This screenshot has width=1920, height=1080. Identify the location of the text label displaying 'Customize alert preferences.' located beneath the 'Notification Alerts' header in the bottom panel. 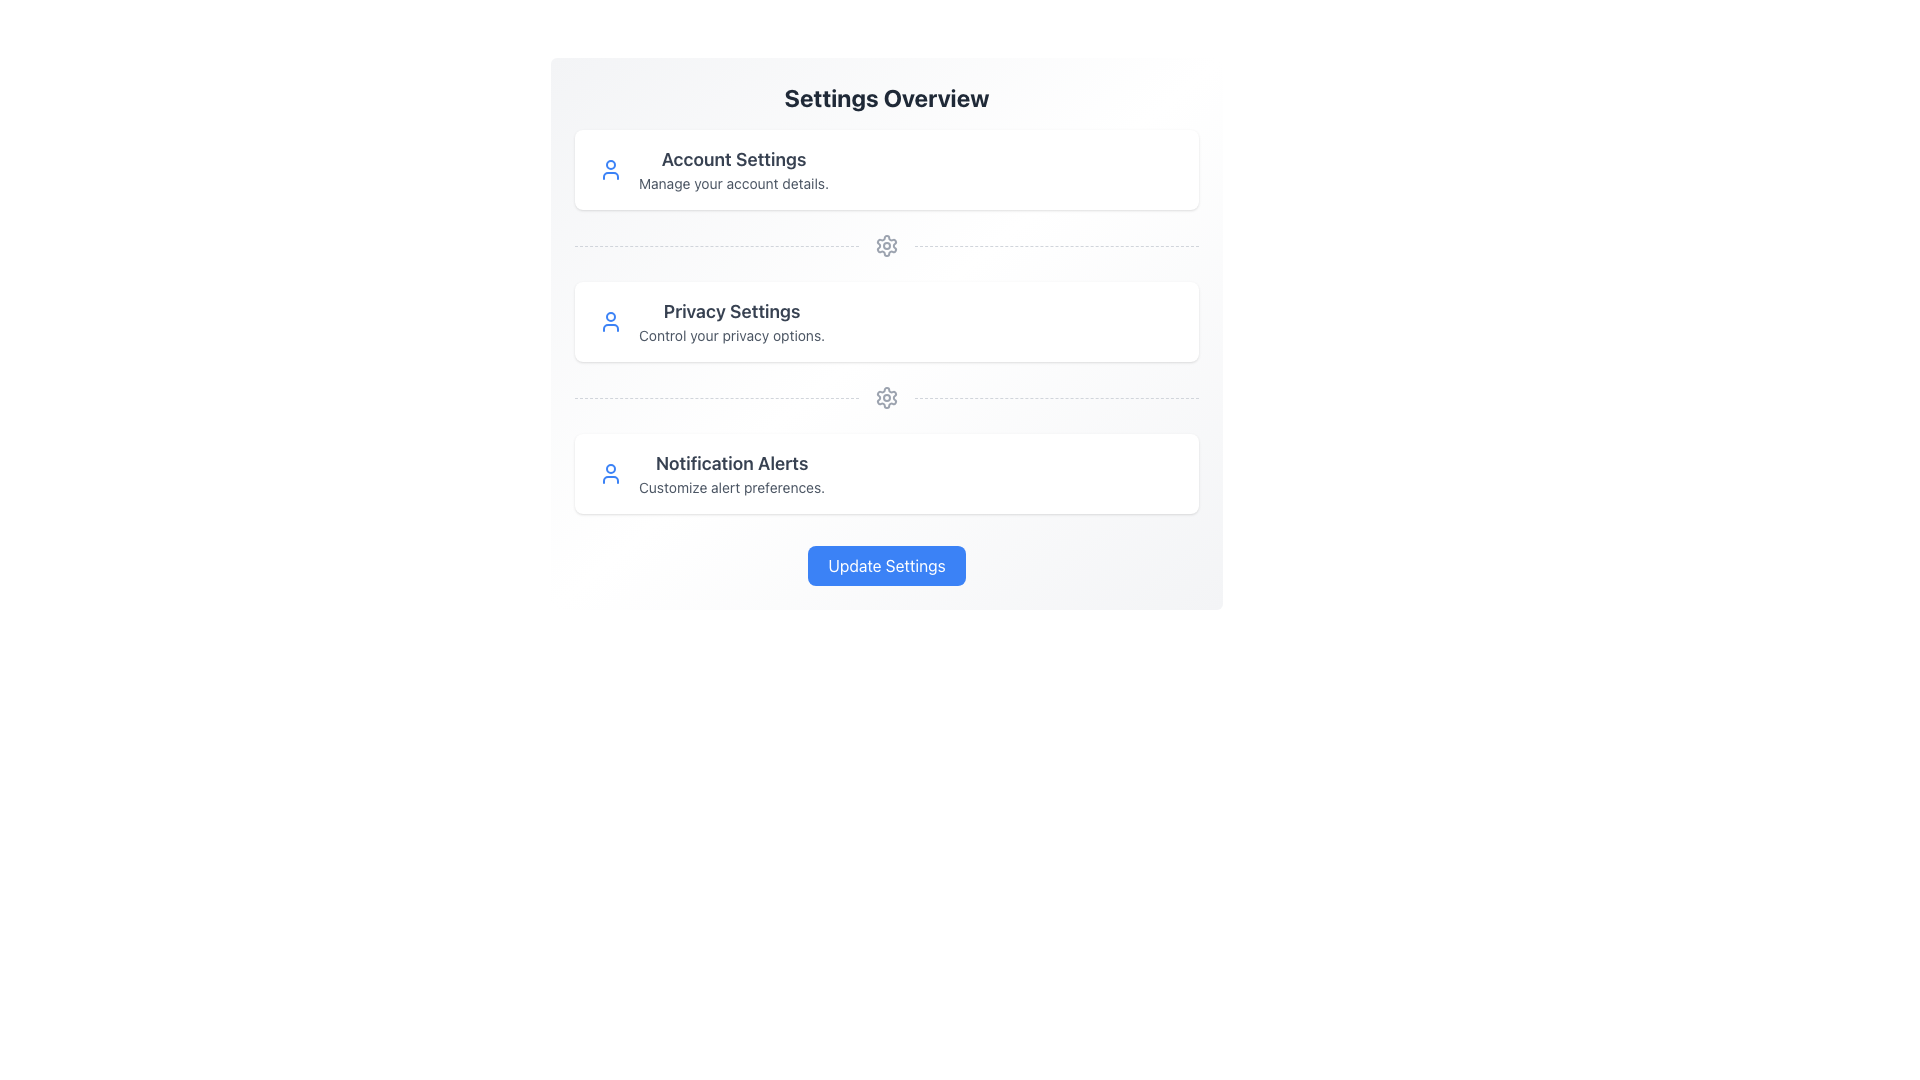
(731, 488).